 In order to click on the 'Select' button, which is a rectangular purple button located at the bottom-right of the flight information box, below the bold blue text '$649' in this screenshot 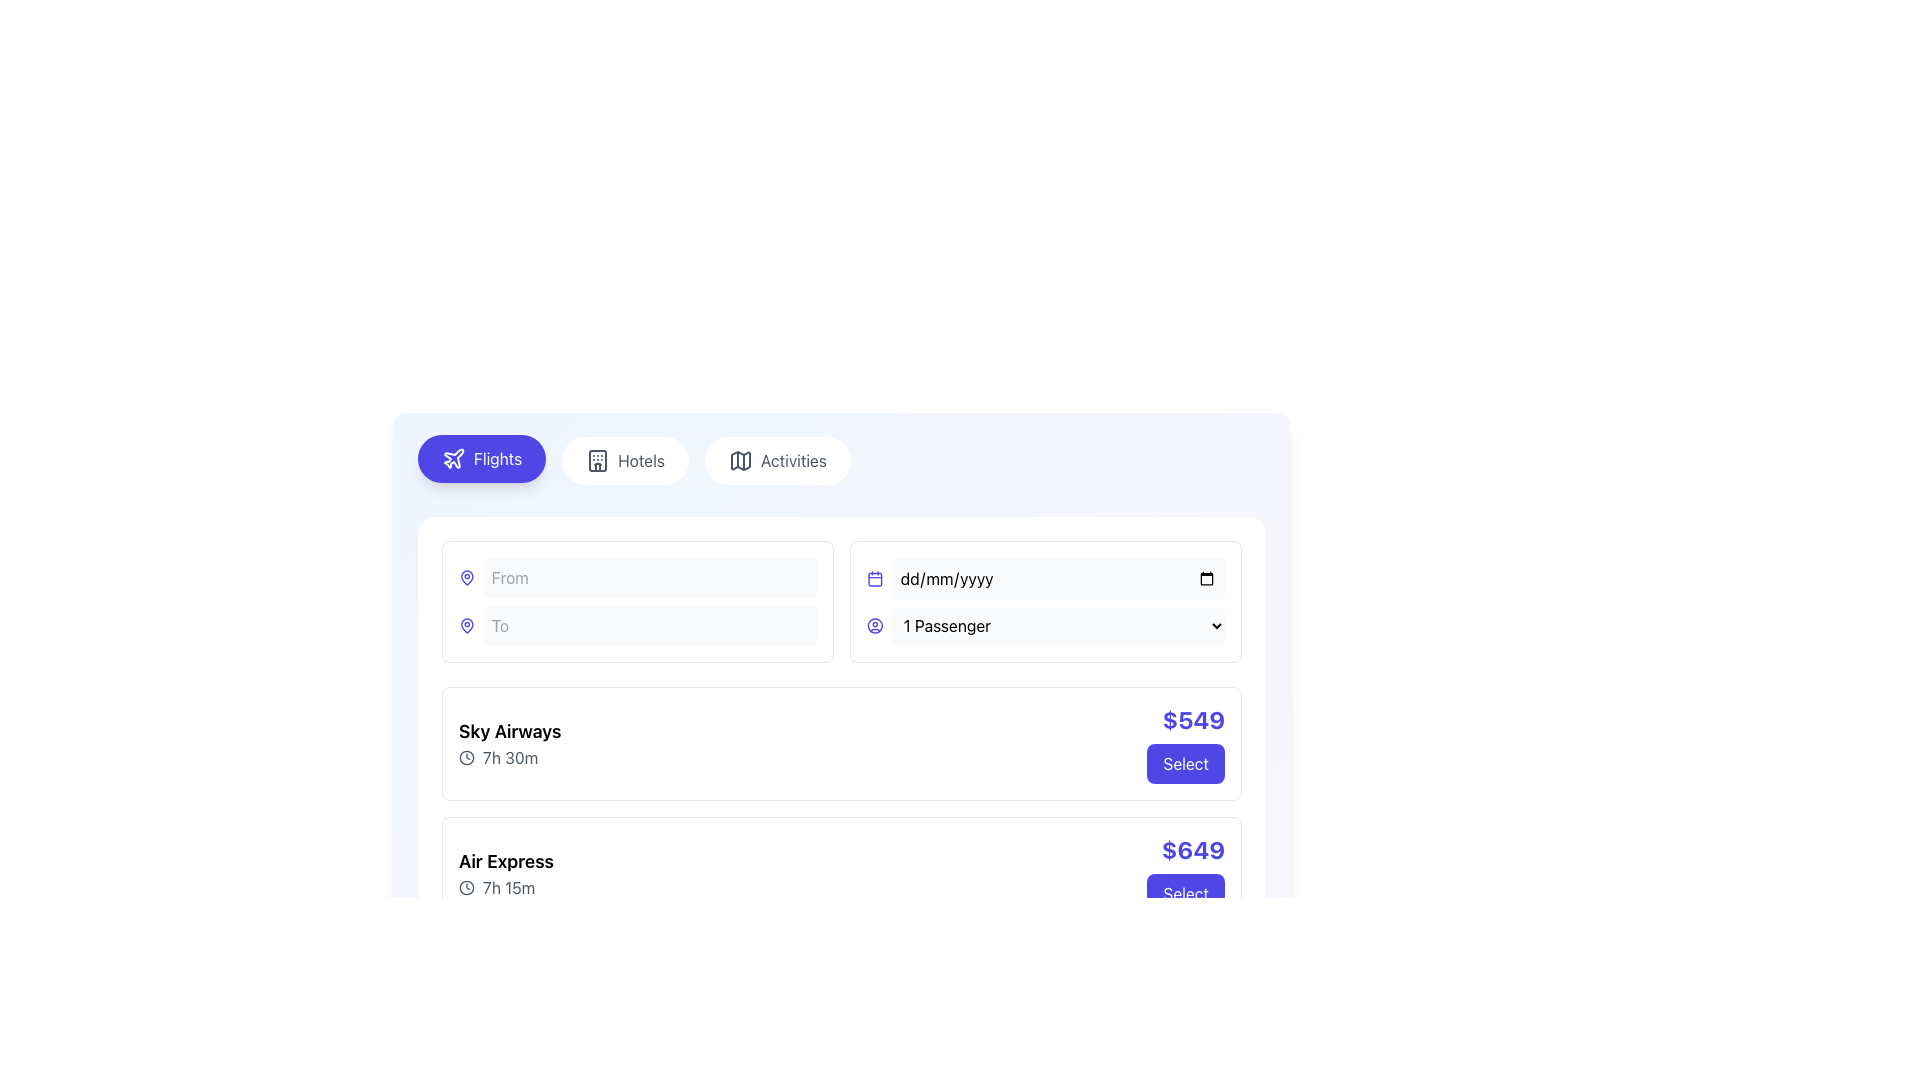, I will do `click(1186, 873)`.